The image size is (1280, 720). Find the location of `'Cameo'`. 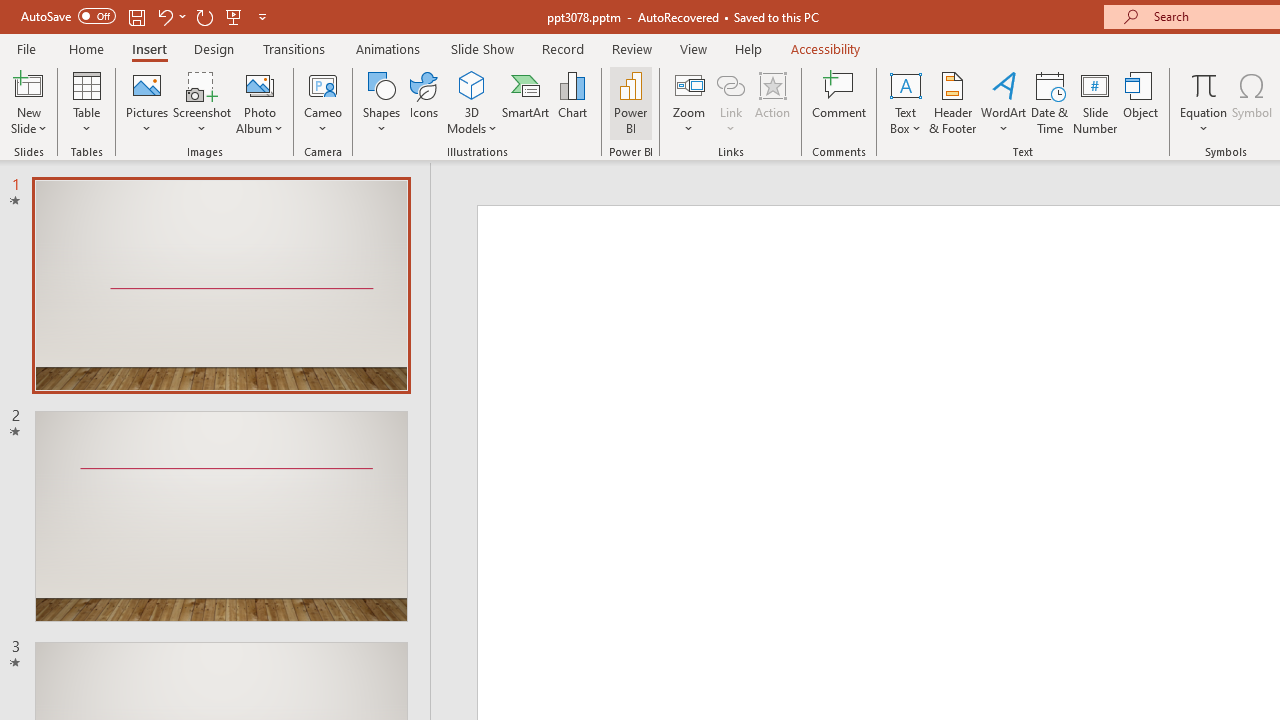

'Cameo' is located at coordinates (323, 103).